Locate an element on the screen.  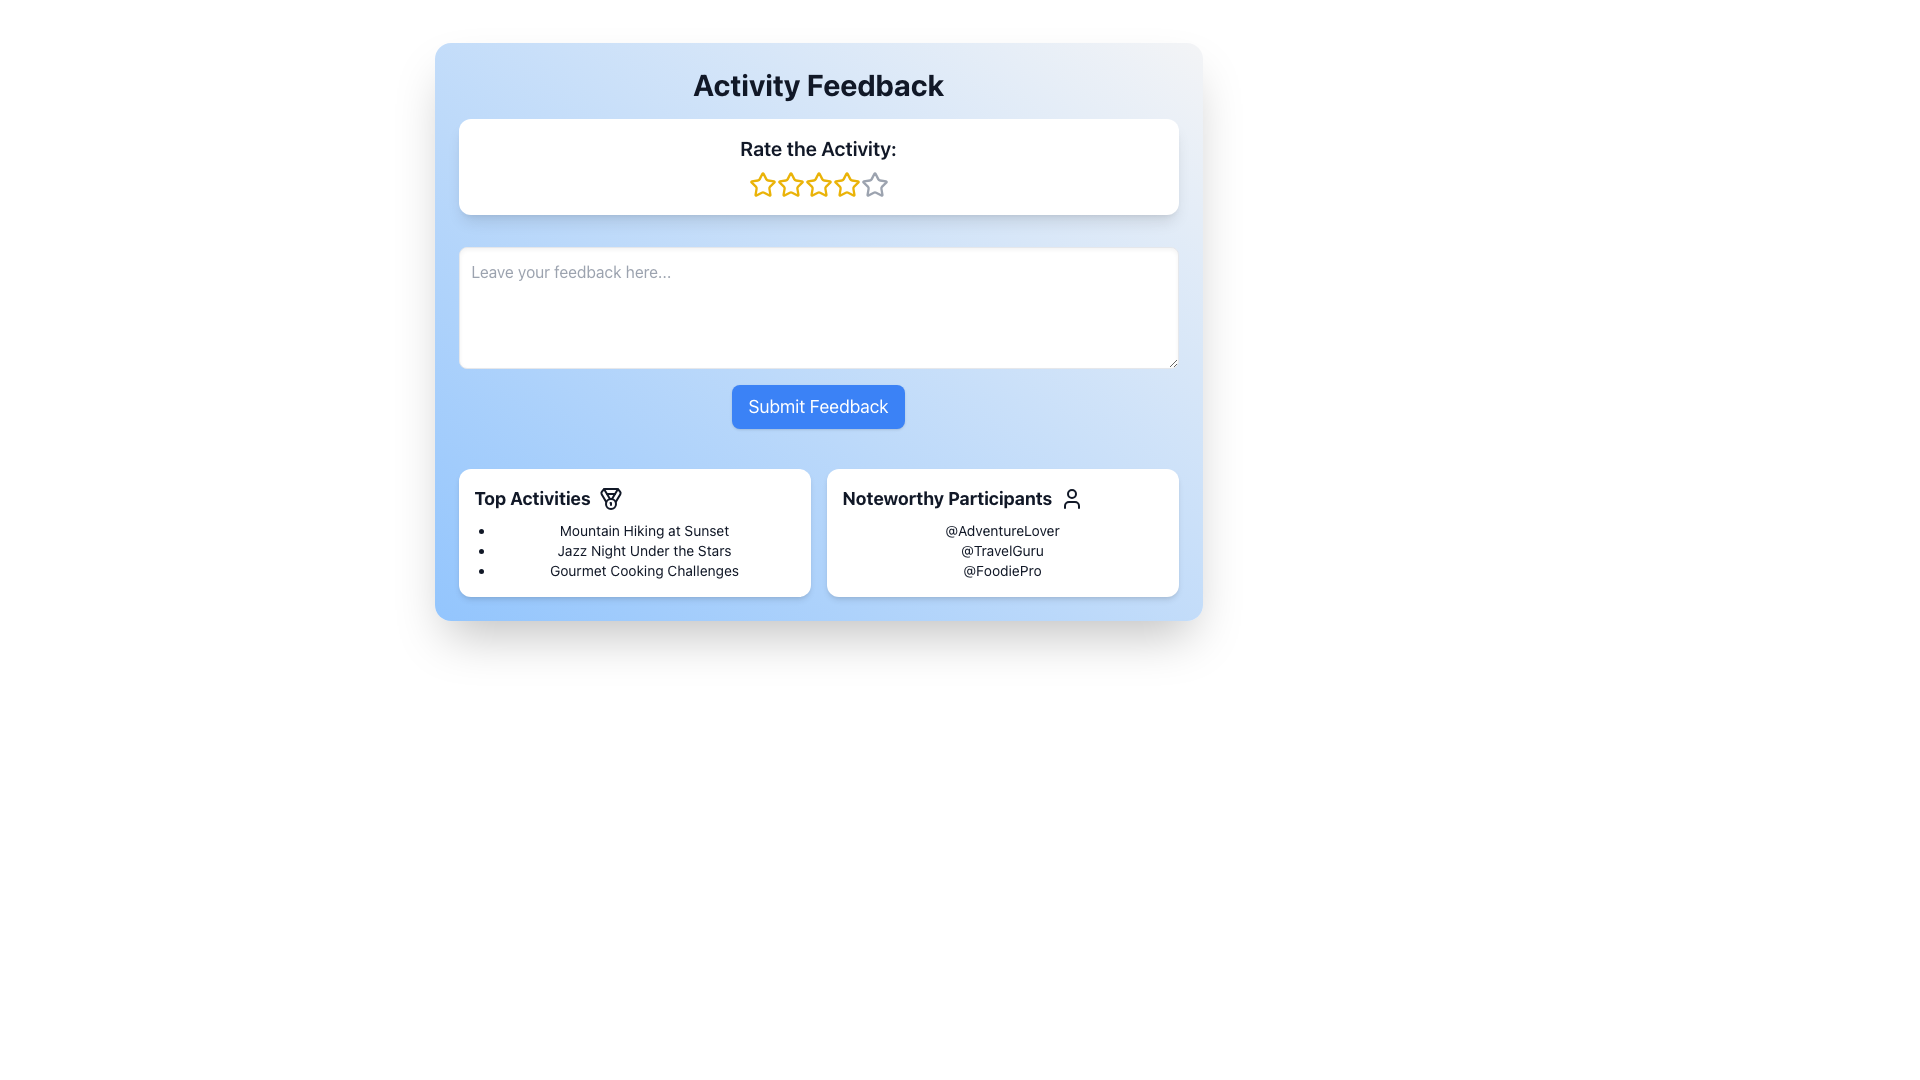
the fourth rating star icon in the 5-star rating system is located at coordinates (846, 184).